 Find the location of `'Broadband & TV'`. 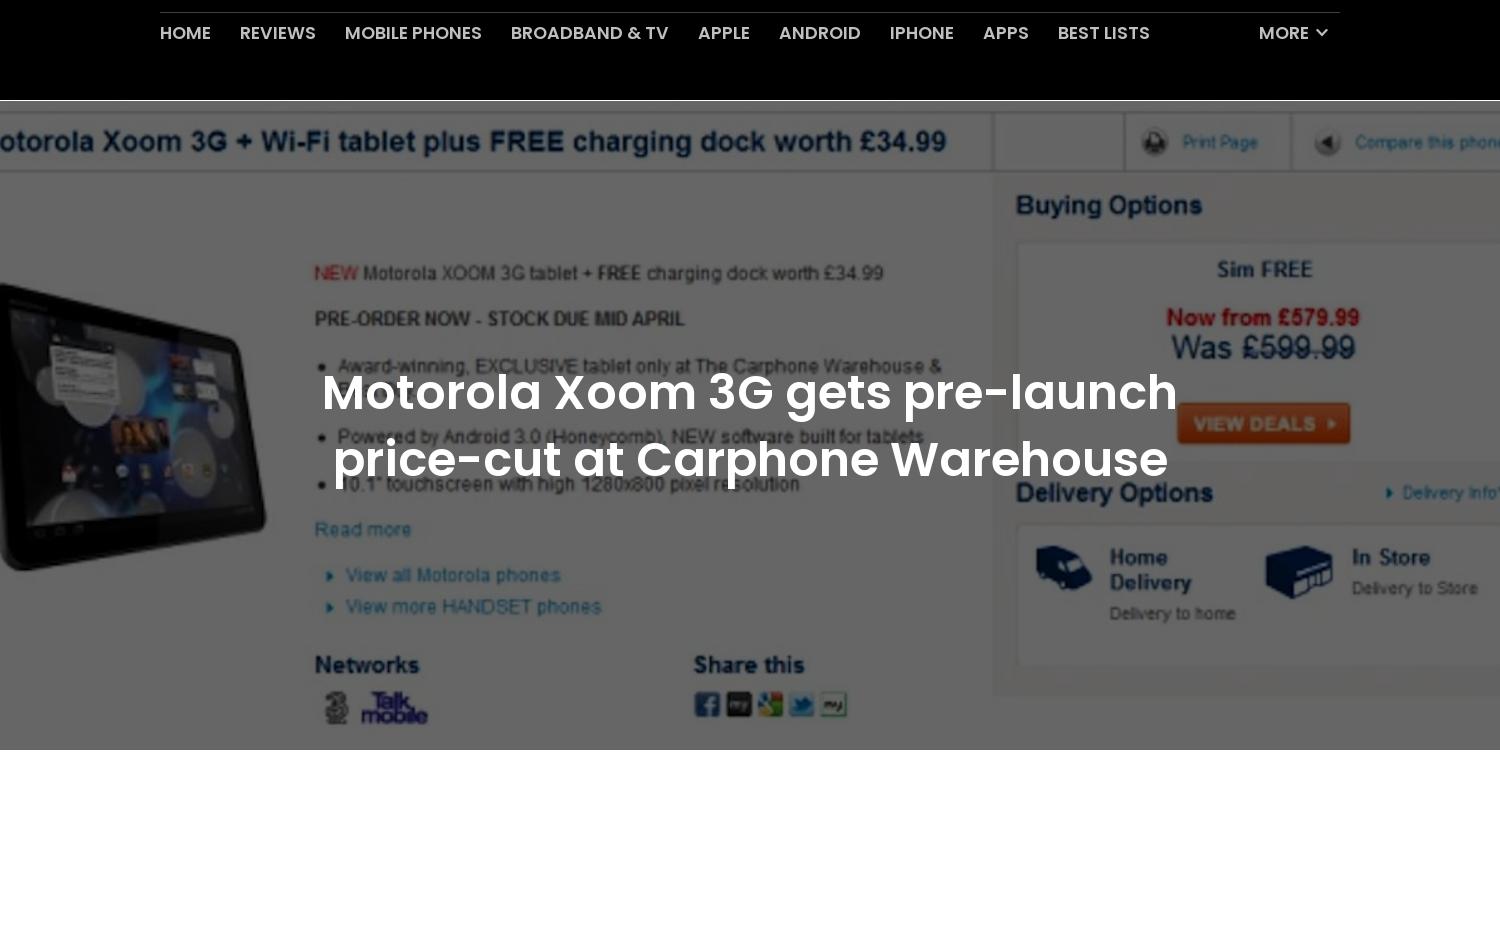

'Broadband & TV' is located at coordinates (588, 79).